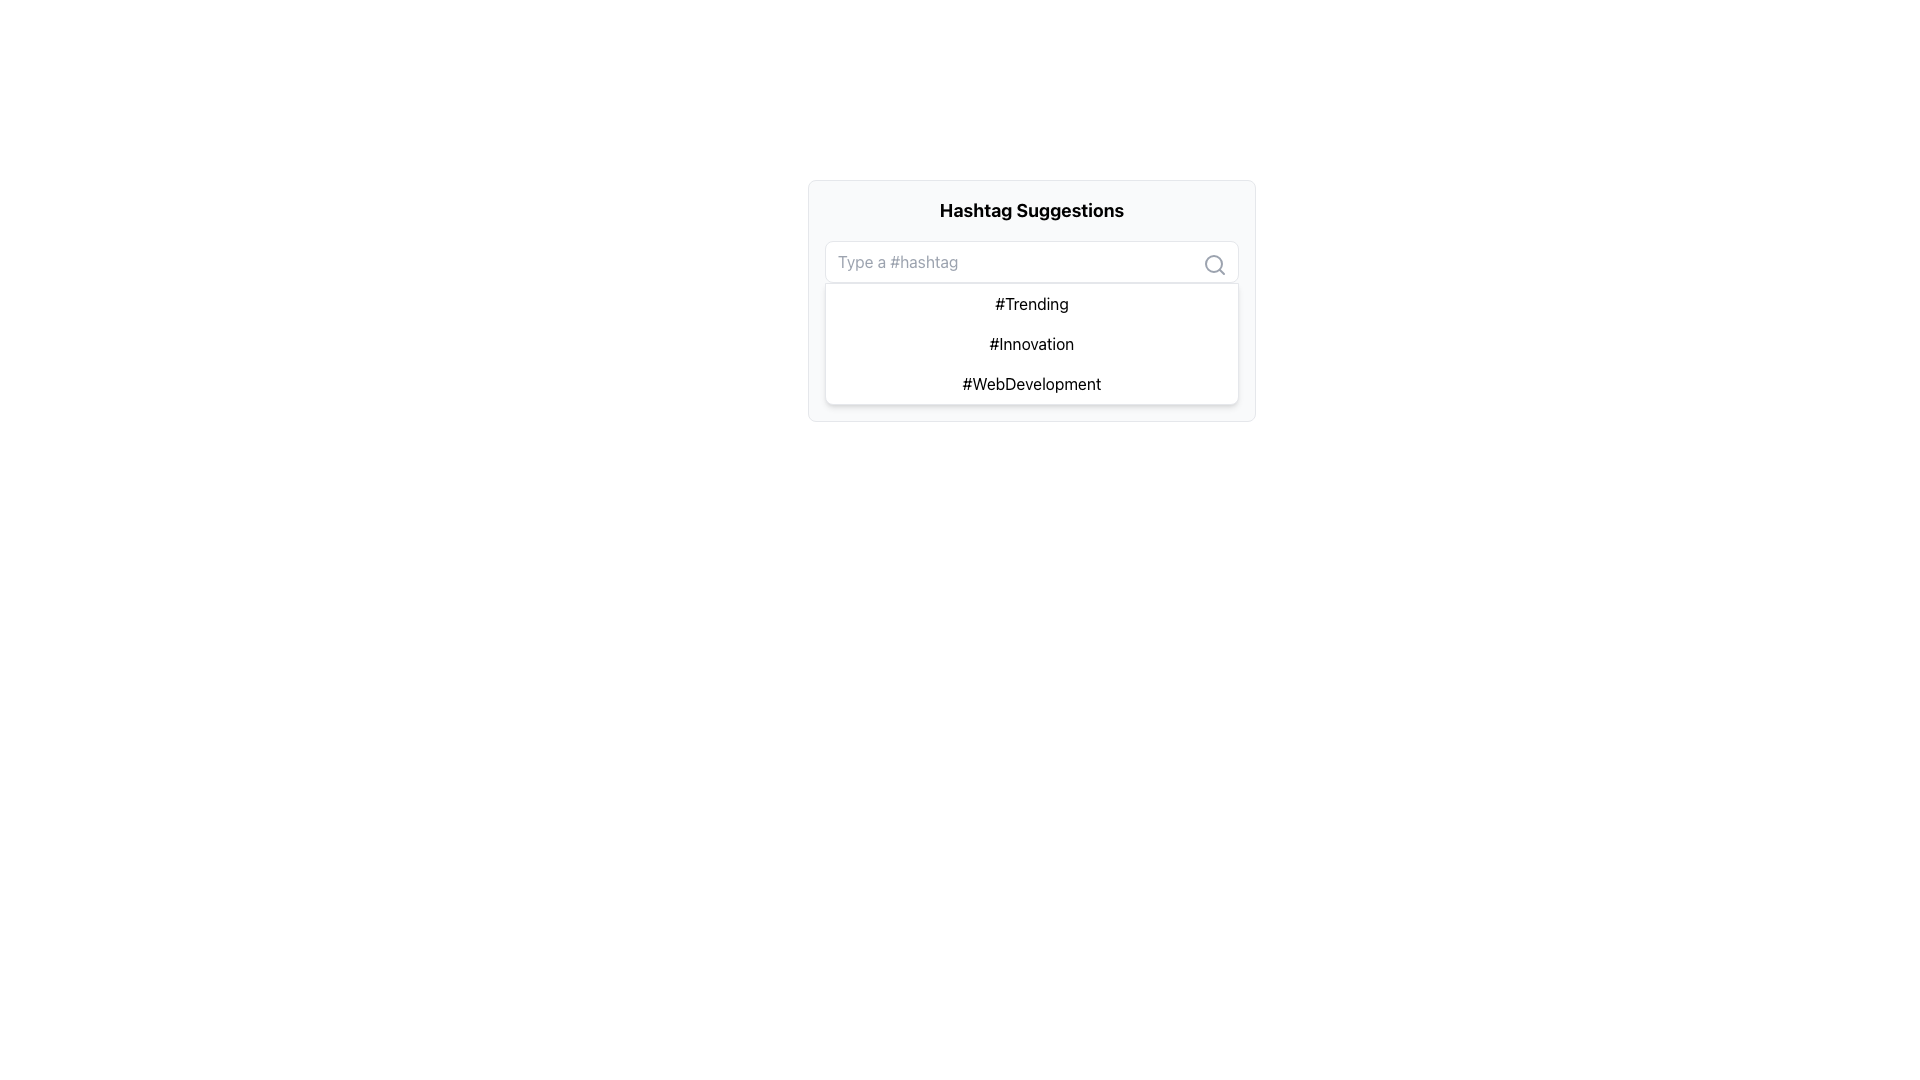 Image resolution: width=1920 pixels, height=1080 pixels. What do you see at coordinates (1032, 304) in the screenshot?
I see `the text item displaying the hashtag '#Trending' to trigger a background change effect` at bounding box center [1032, 304].